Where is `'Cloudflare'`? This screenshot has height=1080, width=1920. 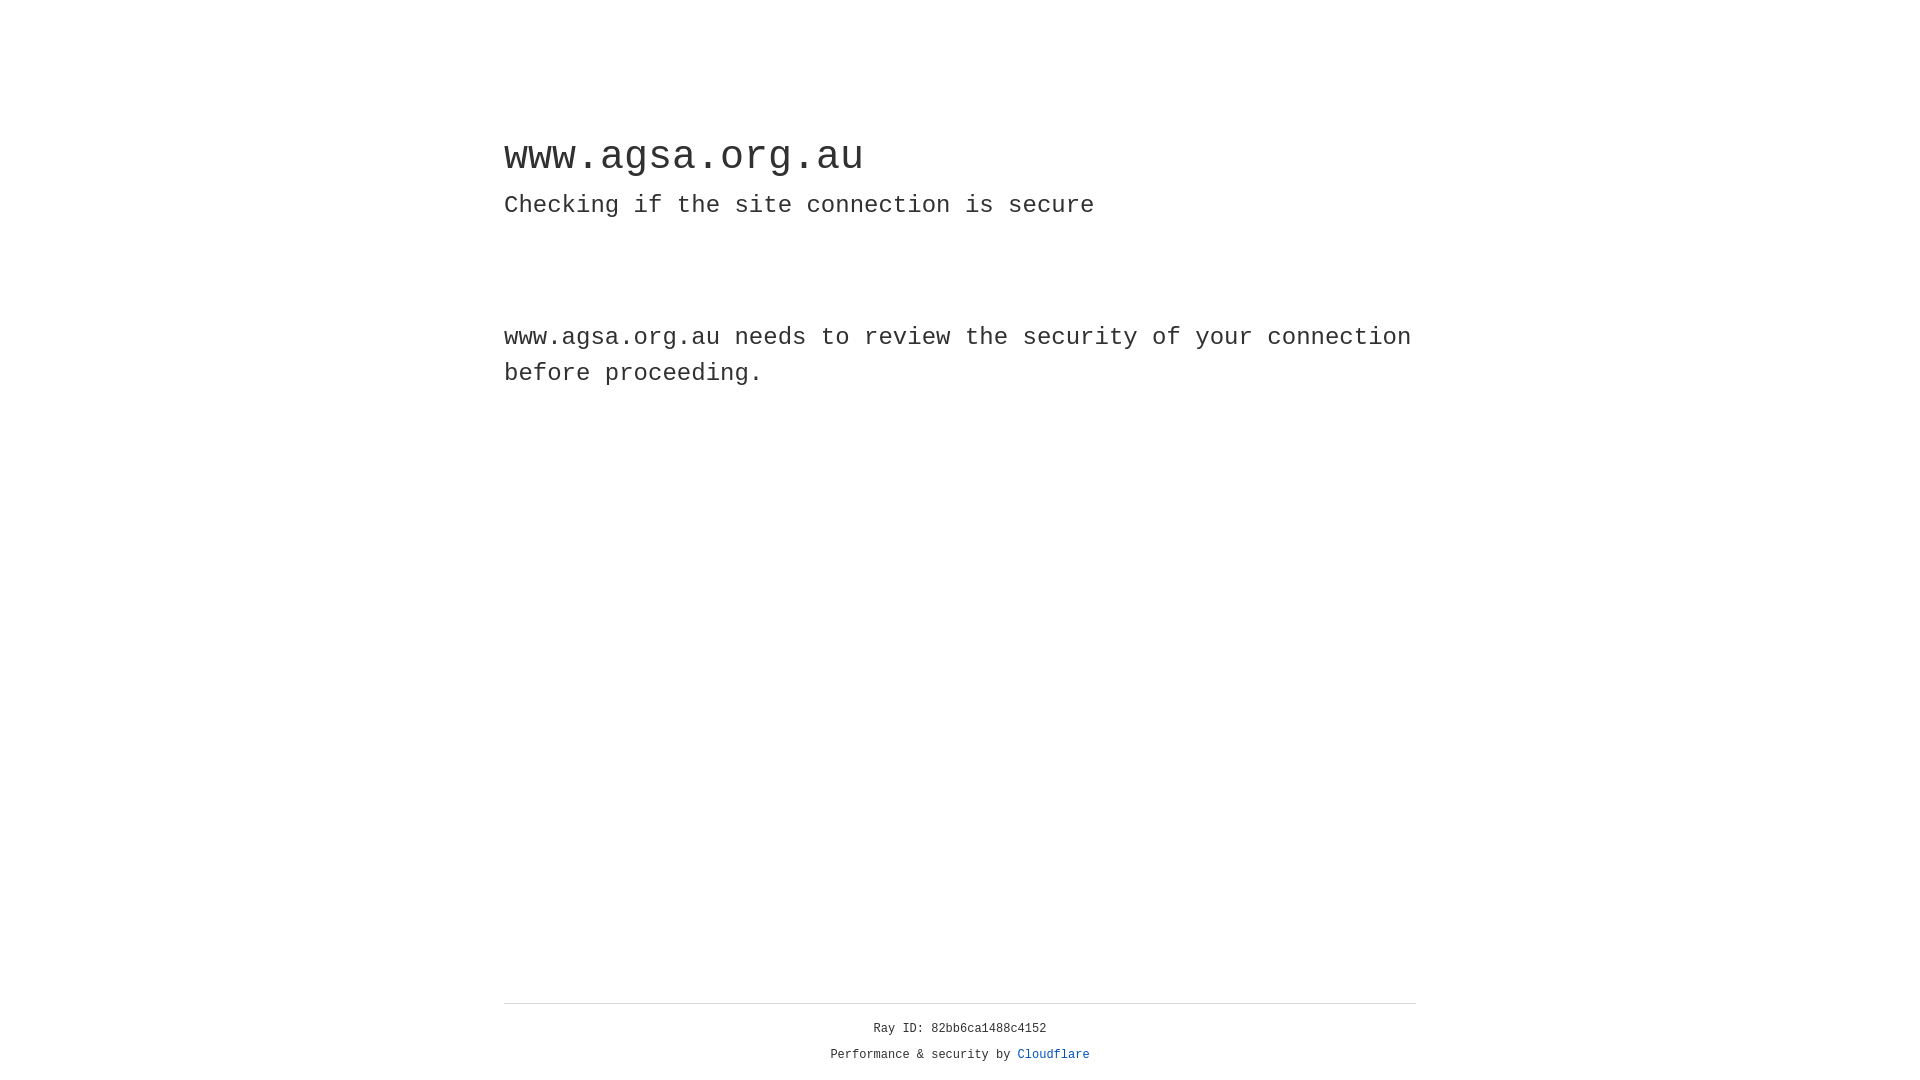
'Cloudflare' is located at coordinates (1053, 1054).